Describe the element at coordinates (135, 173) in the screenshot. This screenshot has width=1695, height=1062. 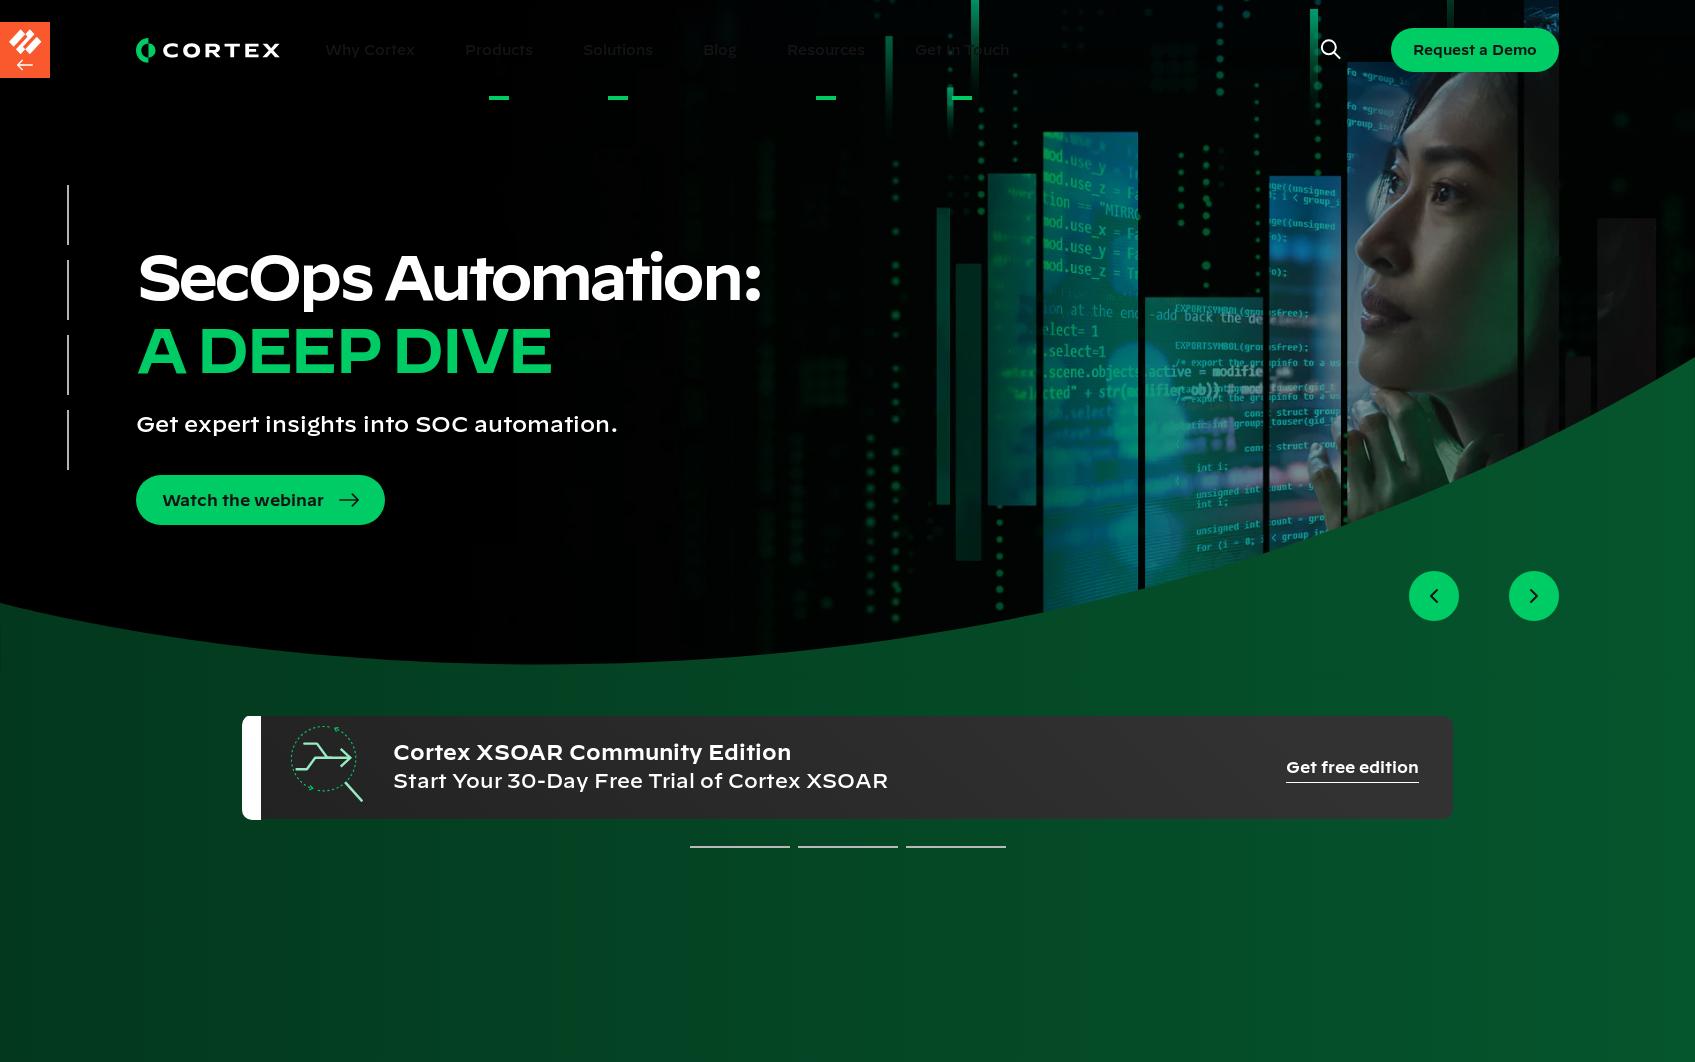
I see `'Request your Personal Cortex XSOAR Demo'` at that location.